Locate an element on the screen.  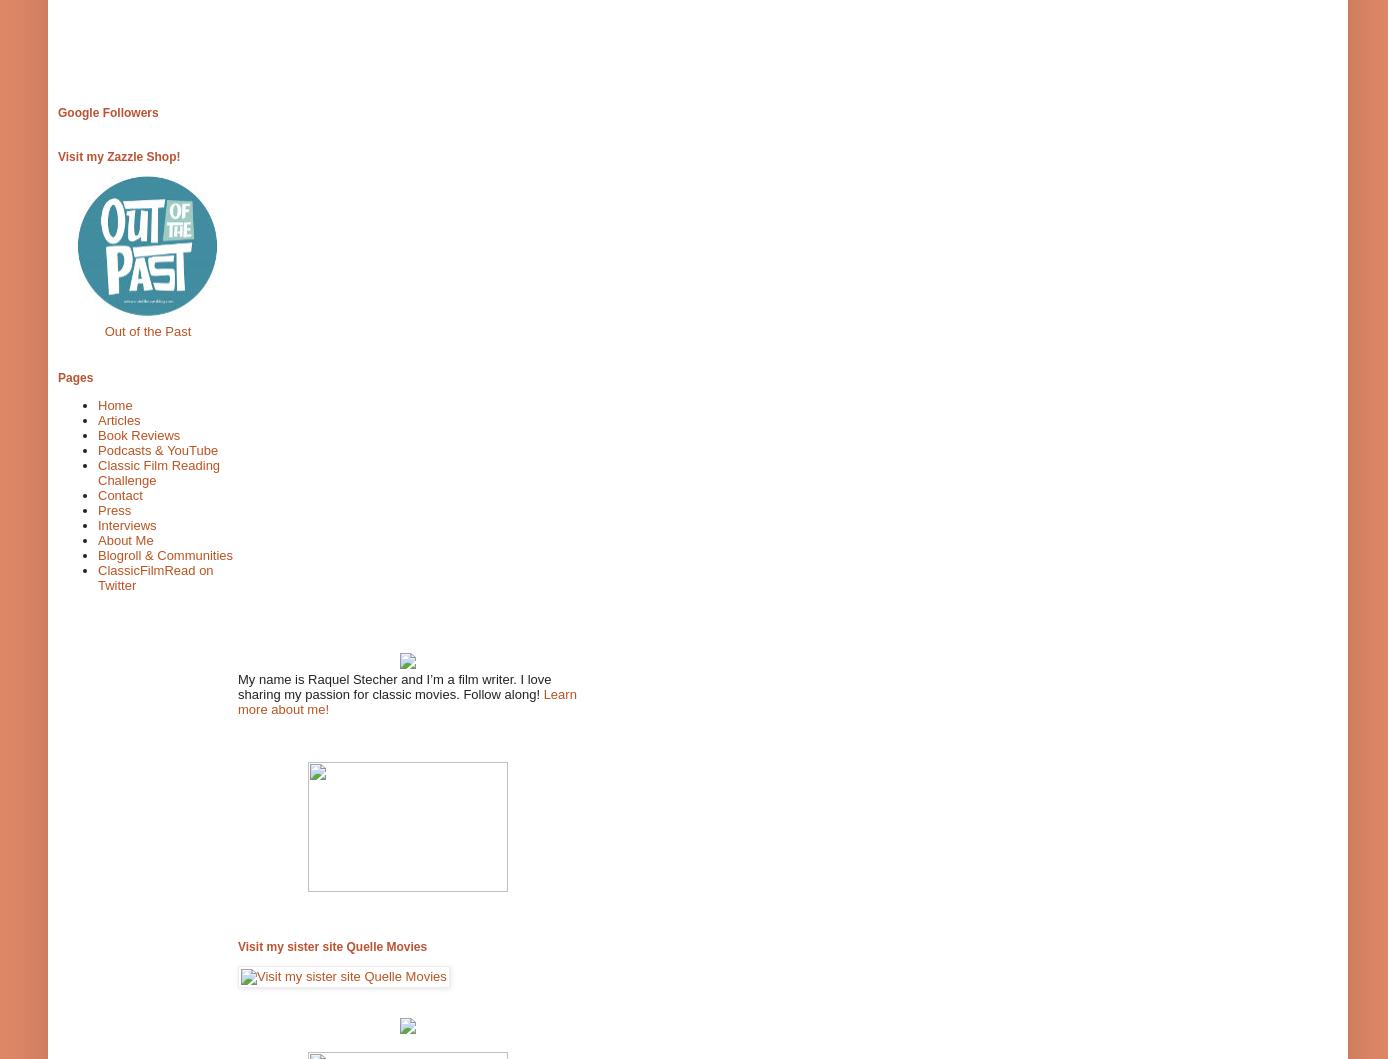
'Press' is located at coordinates (113, 510).